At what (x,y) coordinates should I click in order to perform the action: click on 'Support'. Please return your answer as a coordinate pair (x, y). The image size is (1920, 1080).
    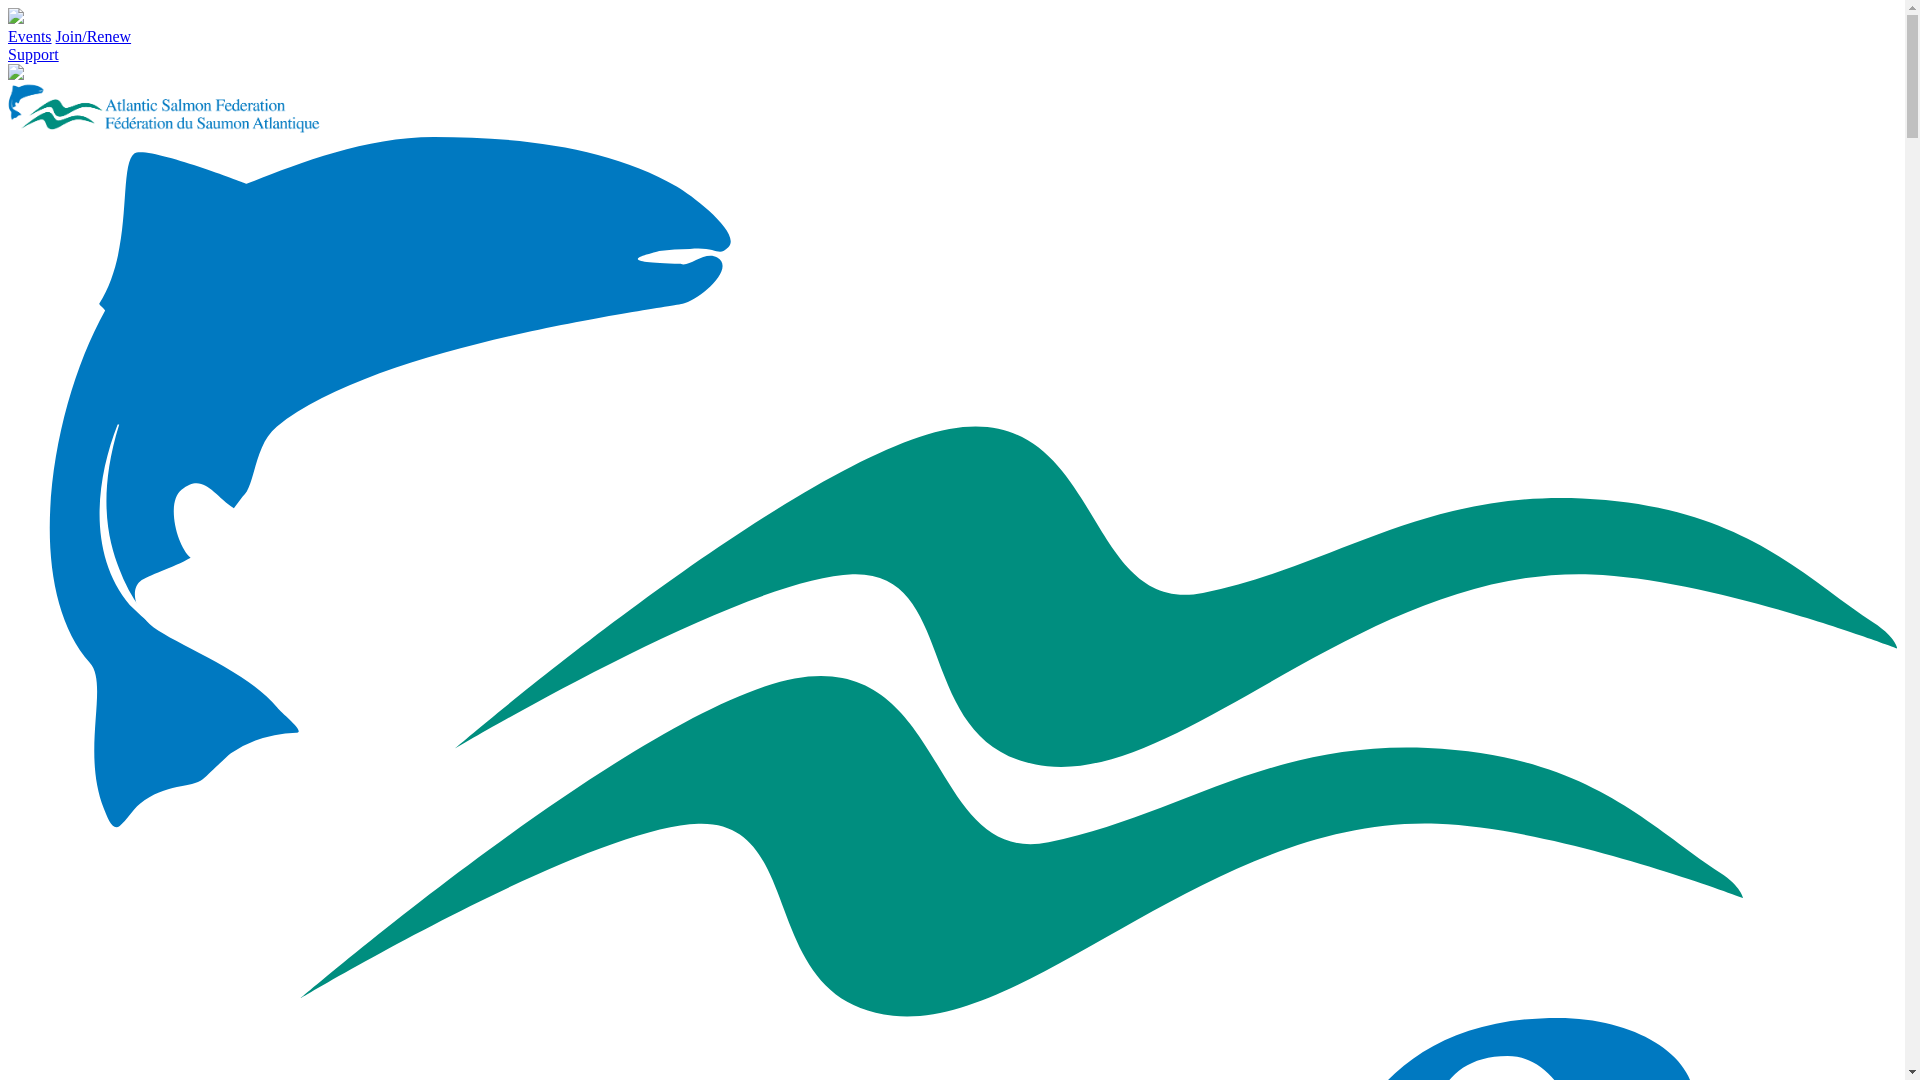
    Looking at the image, I should click on (33, 53).